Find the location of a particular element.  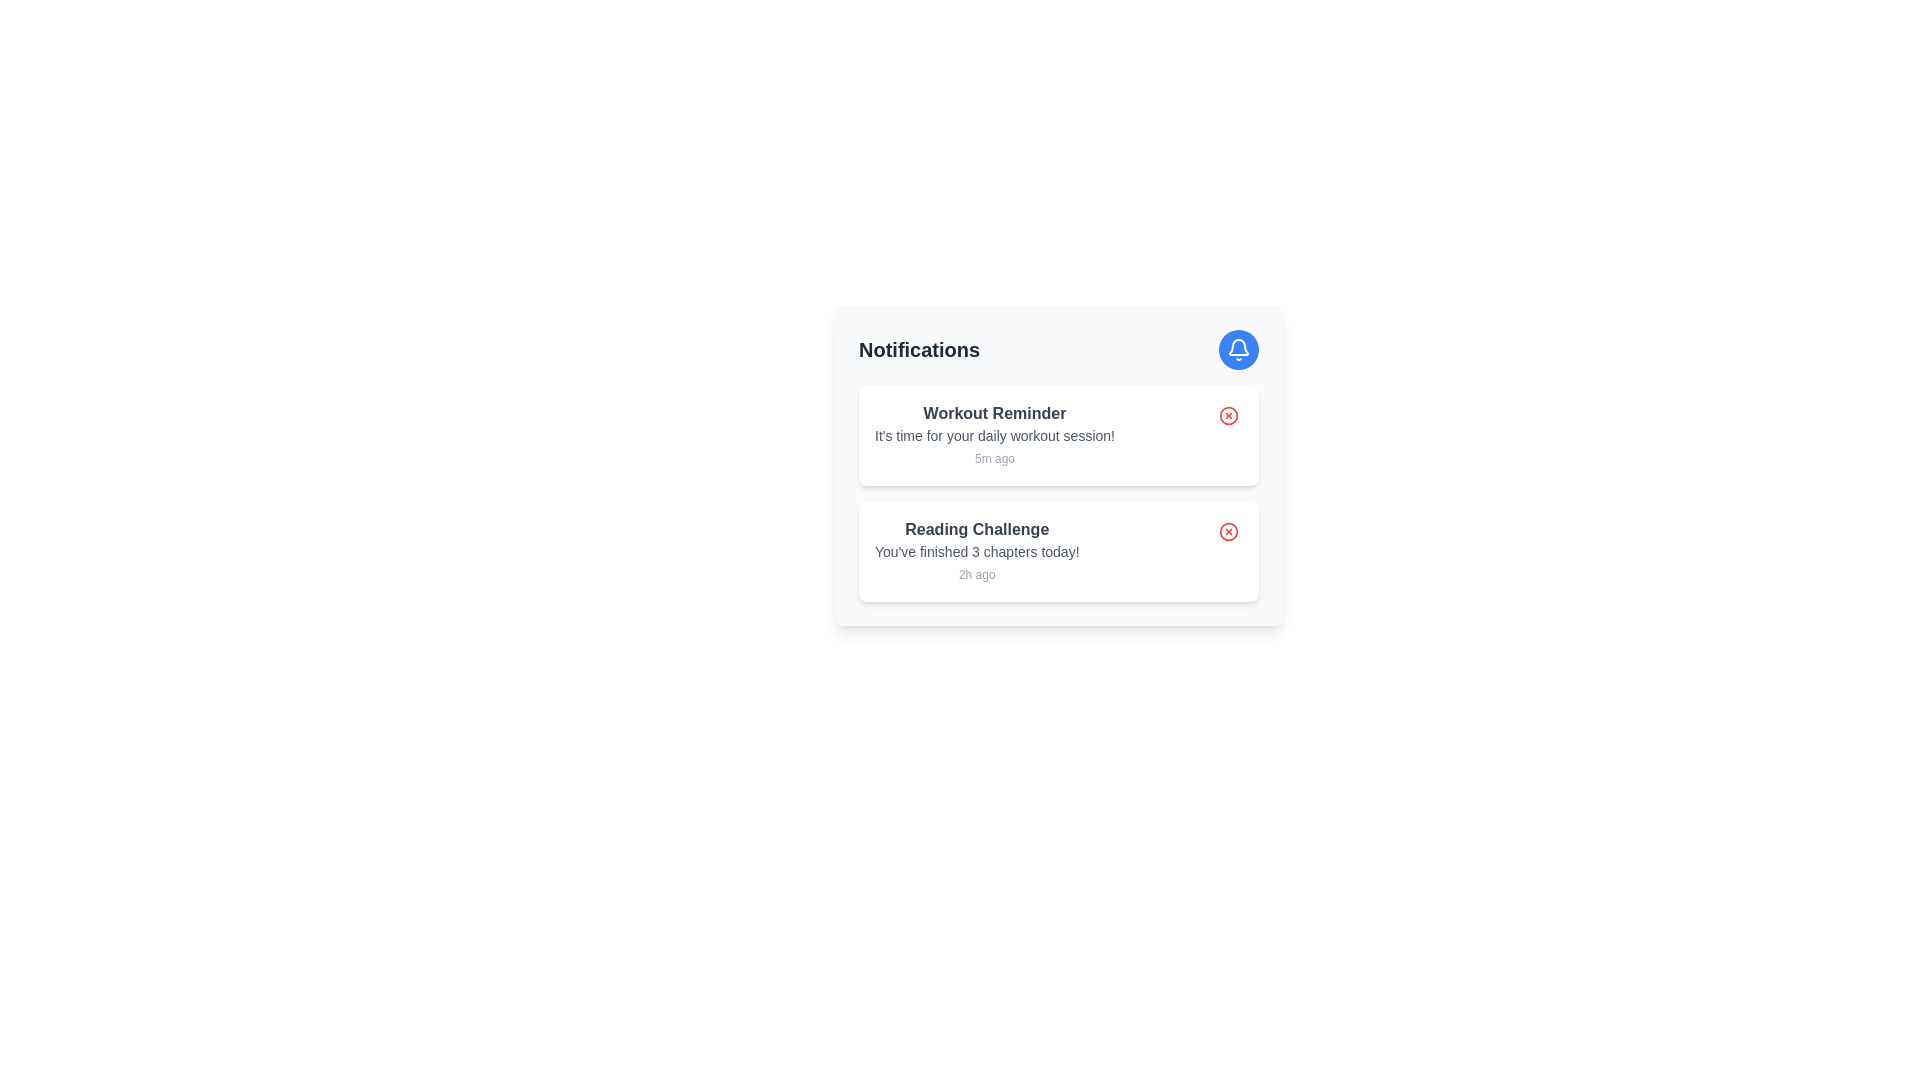

displayed notification information in the second notification card about the reading challenge progress, which shows details of 3 chapters completed and a timestamp of 2 hours ago is located at coordinates (977, 551).